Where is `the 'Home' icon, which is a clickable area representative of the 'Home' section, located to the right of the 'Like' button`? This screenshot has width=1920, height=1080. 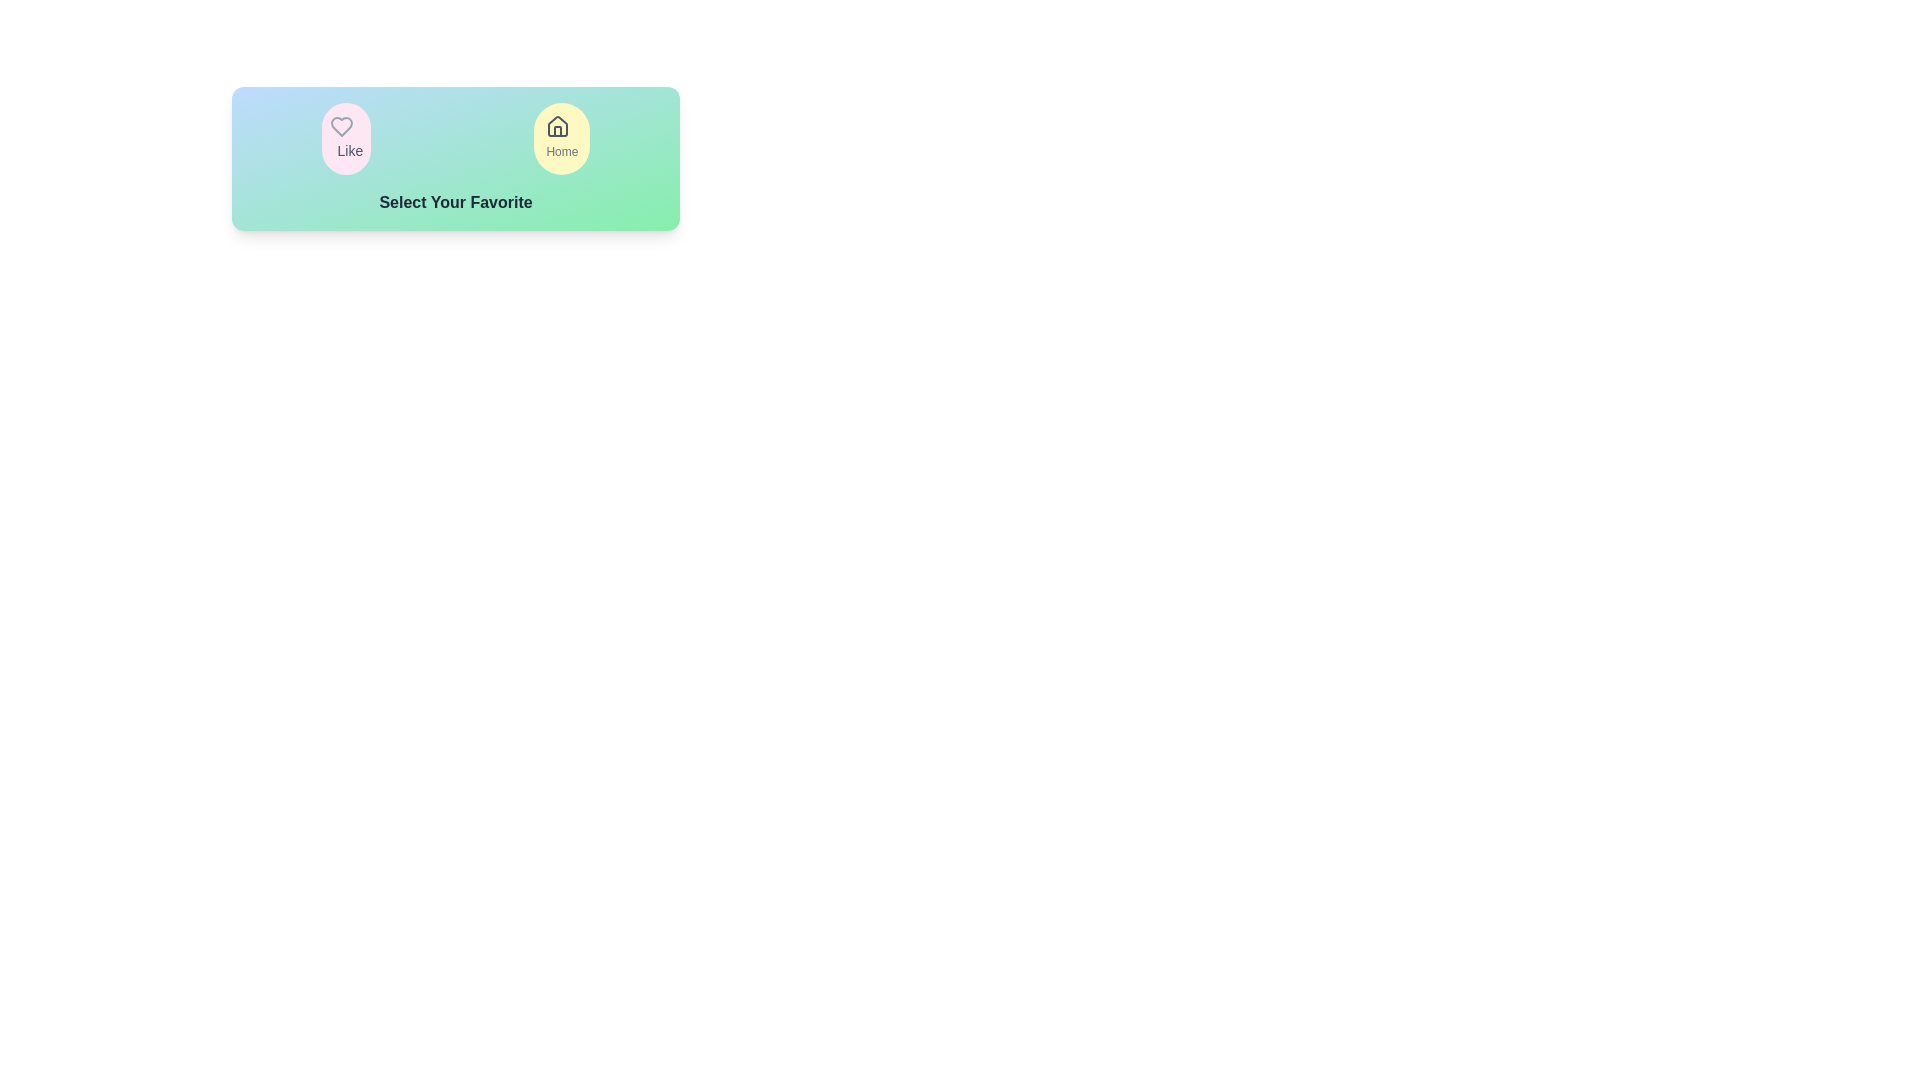
the 'Home' icon, which is a clickable area representative of the 'Home' section, located to the right of the 'Like' button is located at coordinates (558, 127).